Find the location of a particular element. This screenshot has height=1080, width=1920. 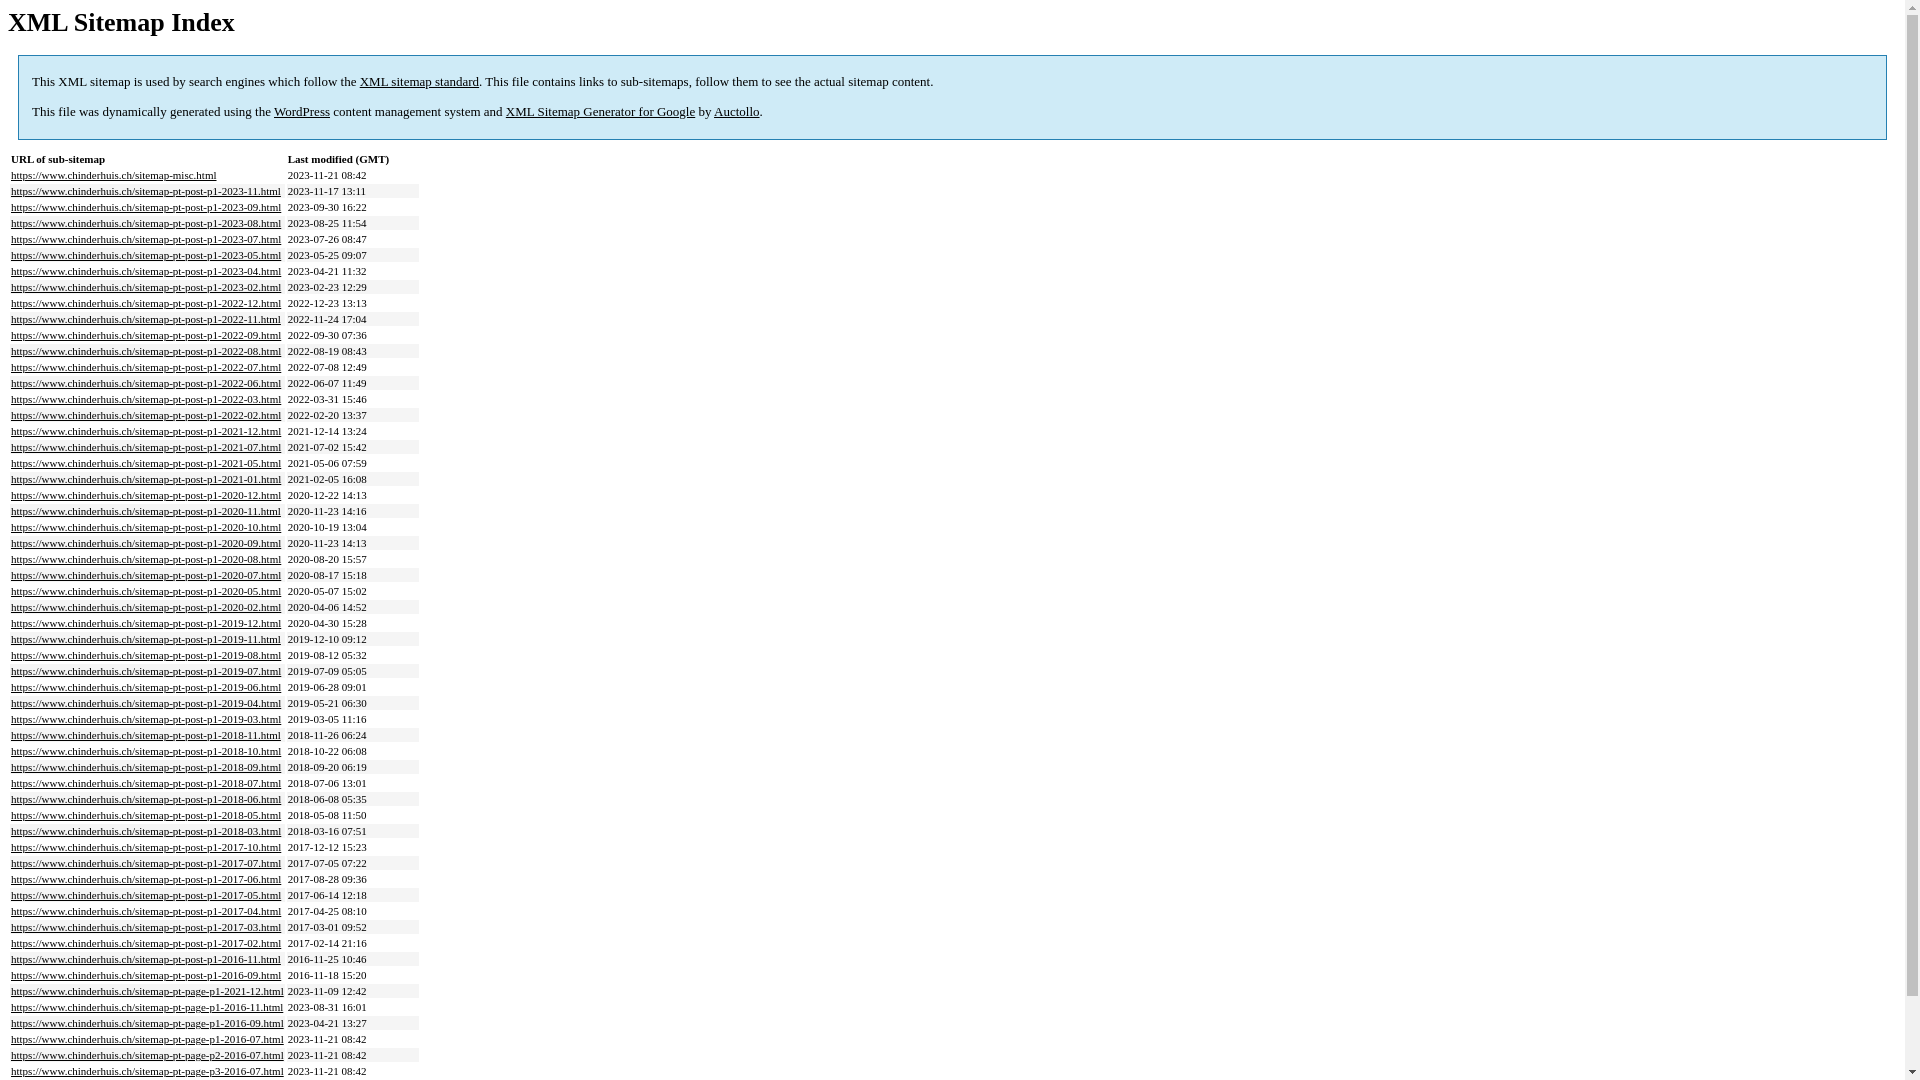

'https://www.chinderhuis.ch/sitemap-pt-post-p1-2019-12.html' is located at coordinates (144, 622).